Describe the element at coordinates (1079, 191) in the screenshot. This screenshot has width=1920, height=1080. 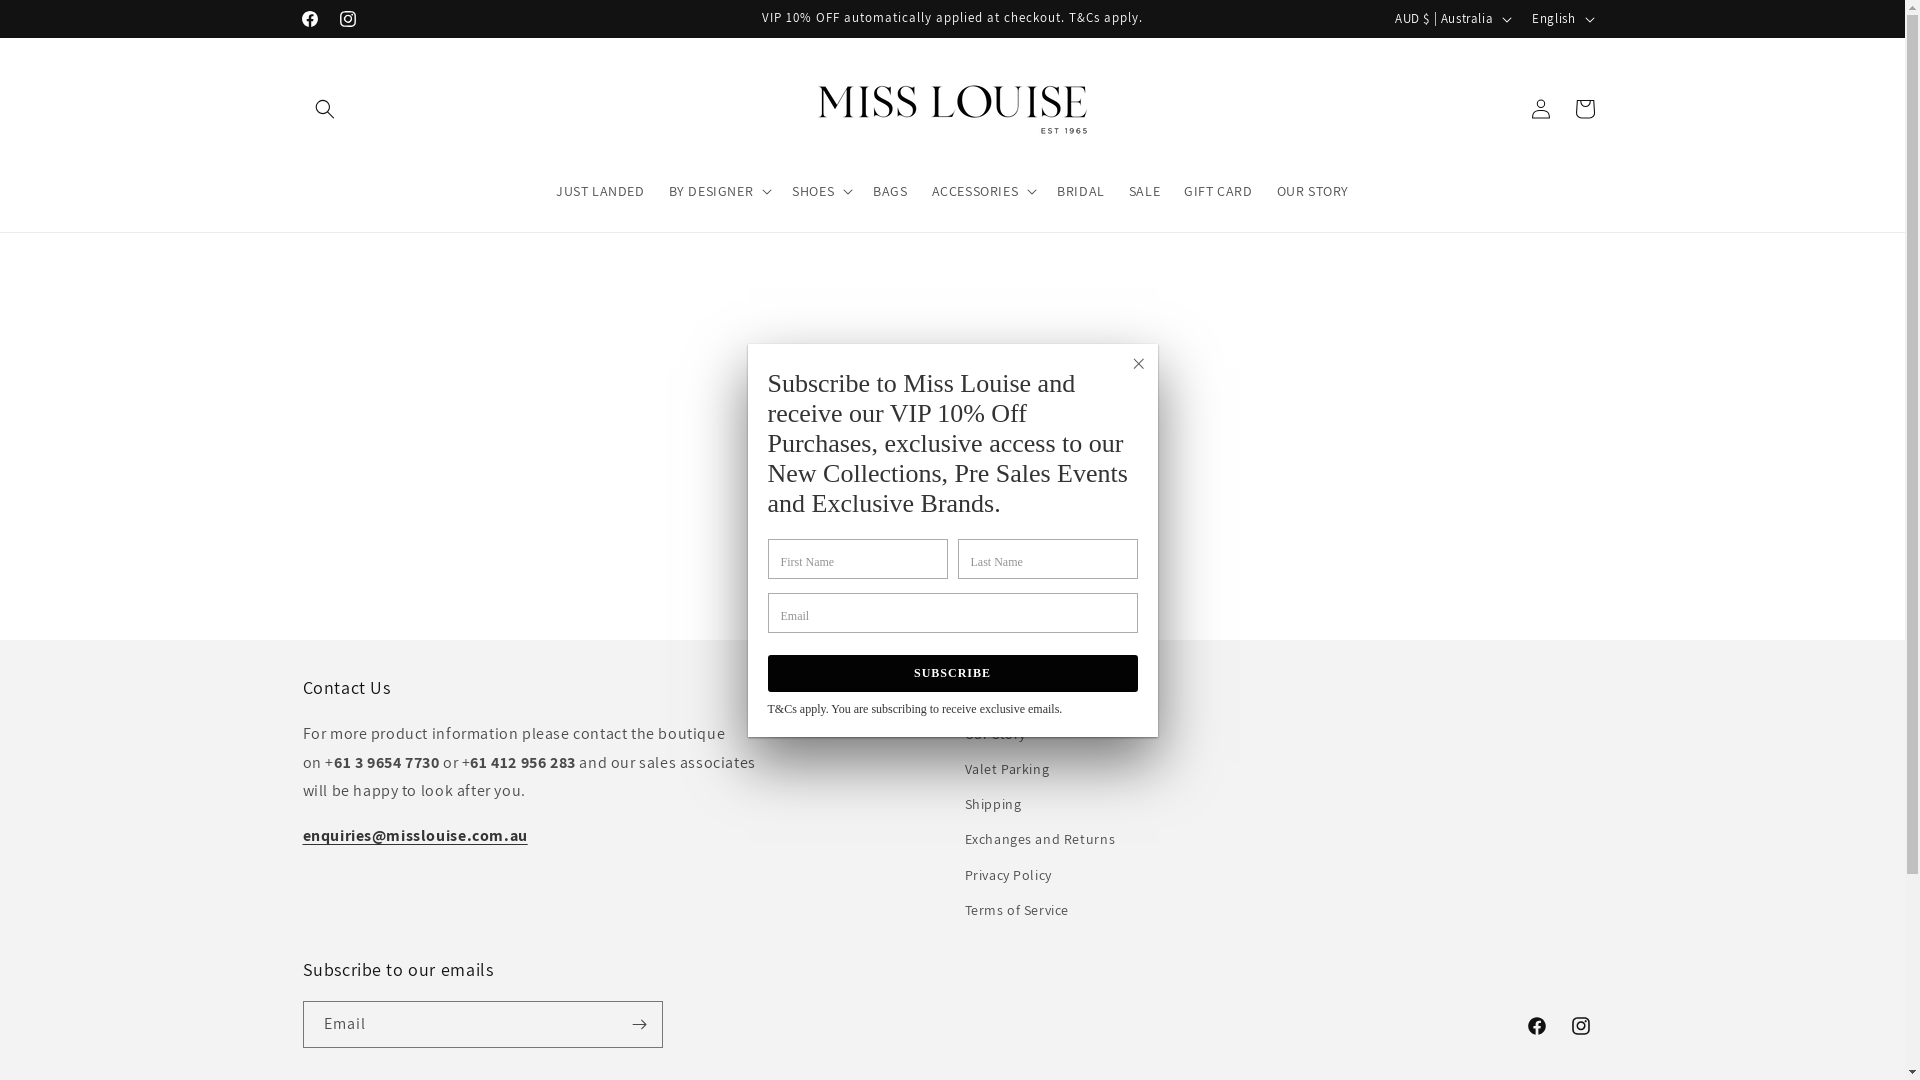
I see `'BRIDAL'` at that location.